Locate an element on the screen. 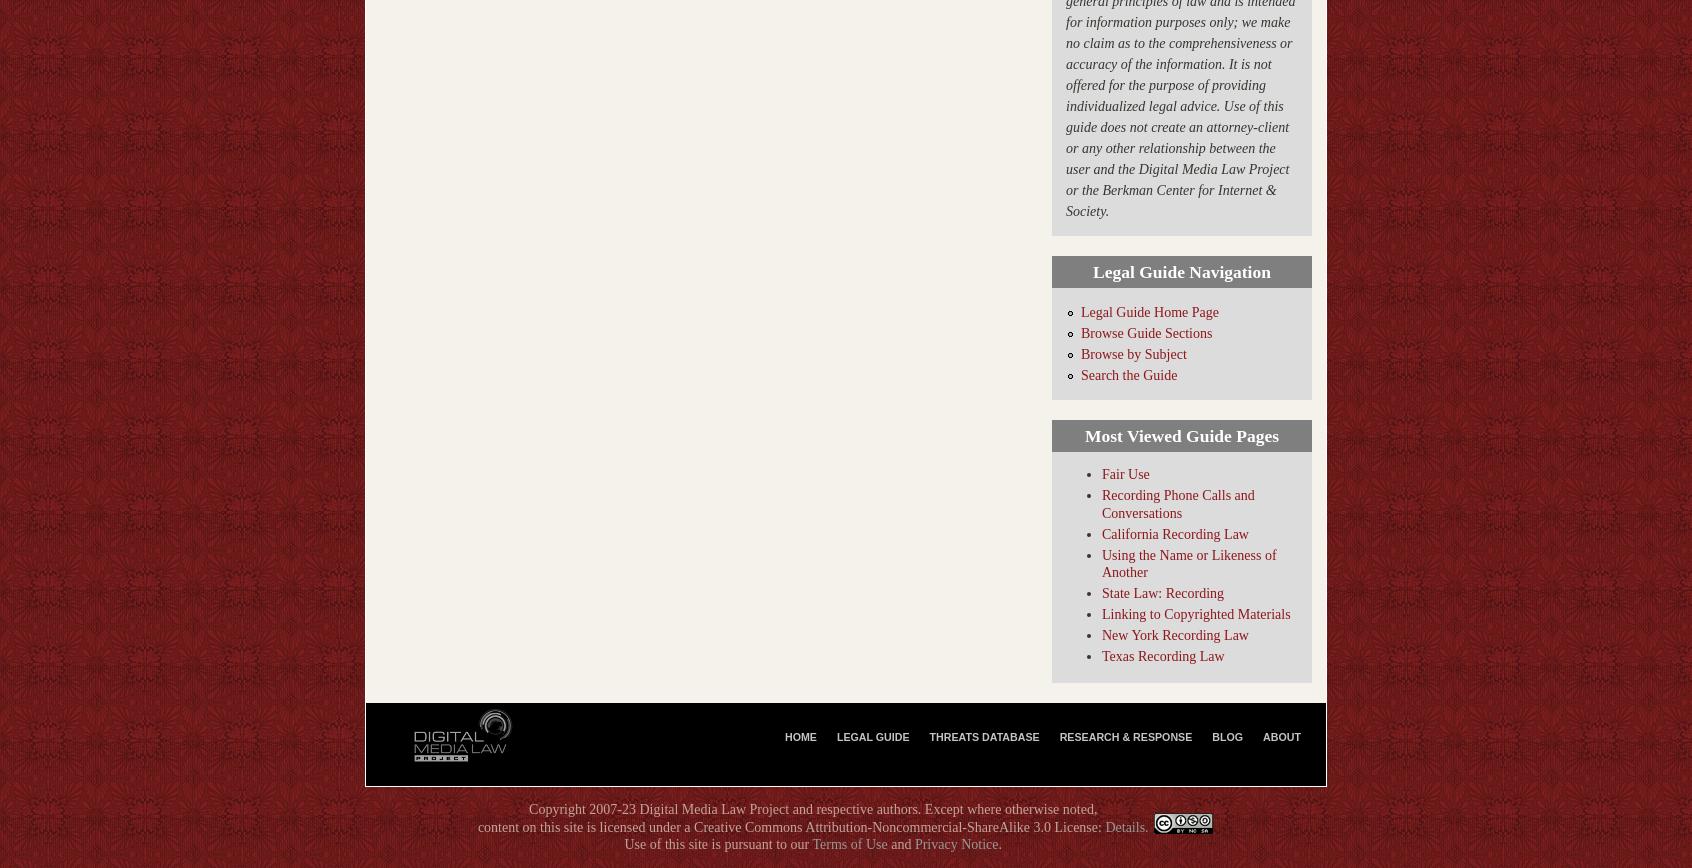 The image size is (1692, 868). 'New York Recording Law' is located at coordinates (1173, 635).